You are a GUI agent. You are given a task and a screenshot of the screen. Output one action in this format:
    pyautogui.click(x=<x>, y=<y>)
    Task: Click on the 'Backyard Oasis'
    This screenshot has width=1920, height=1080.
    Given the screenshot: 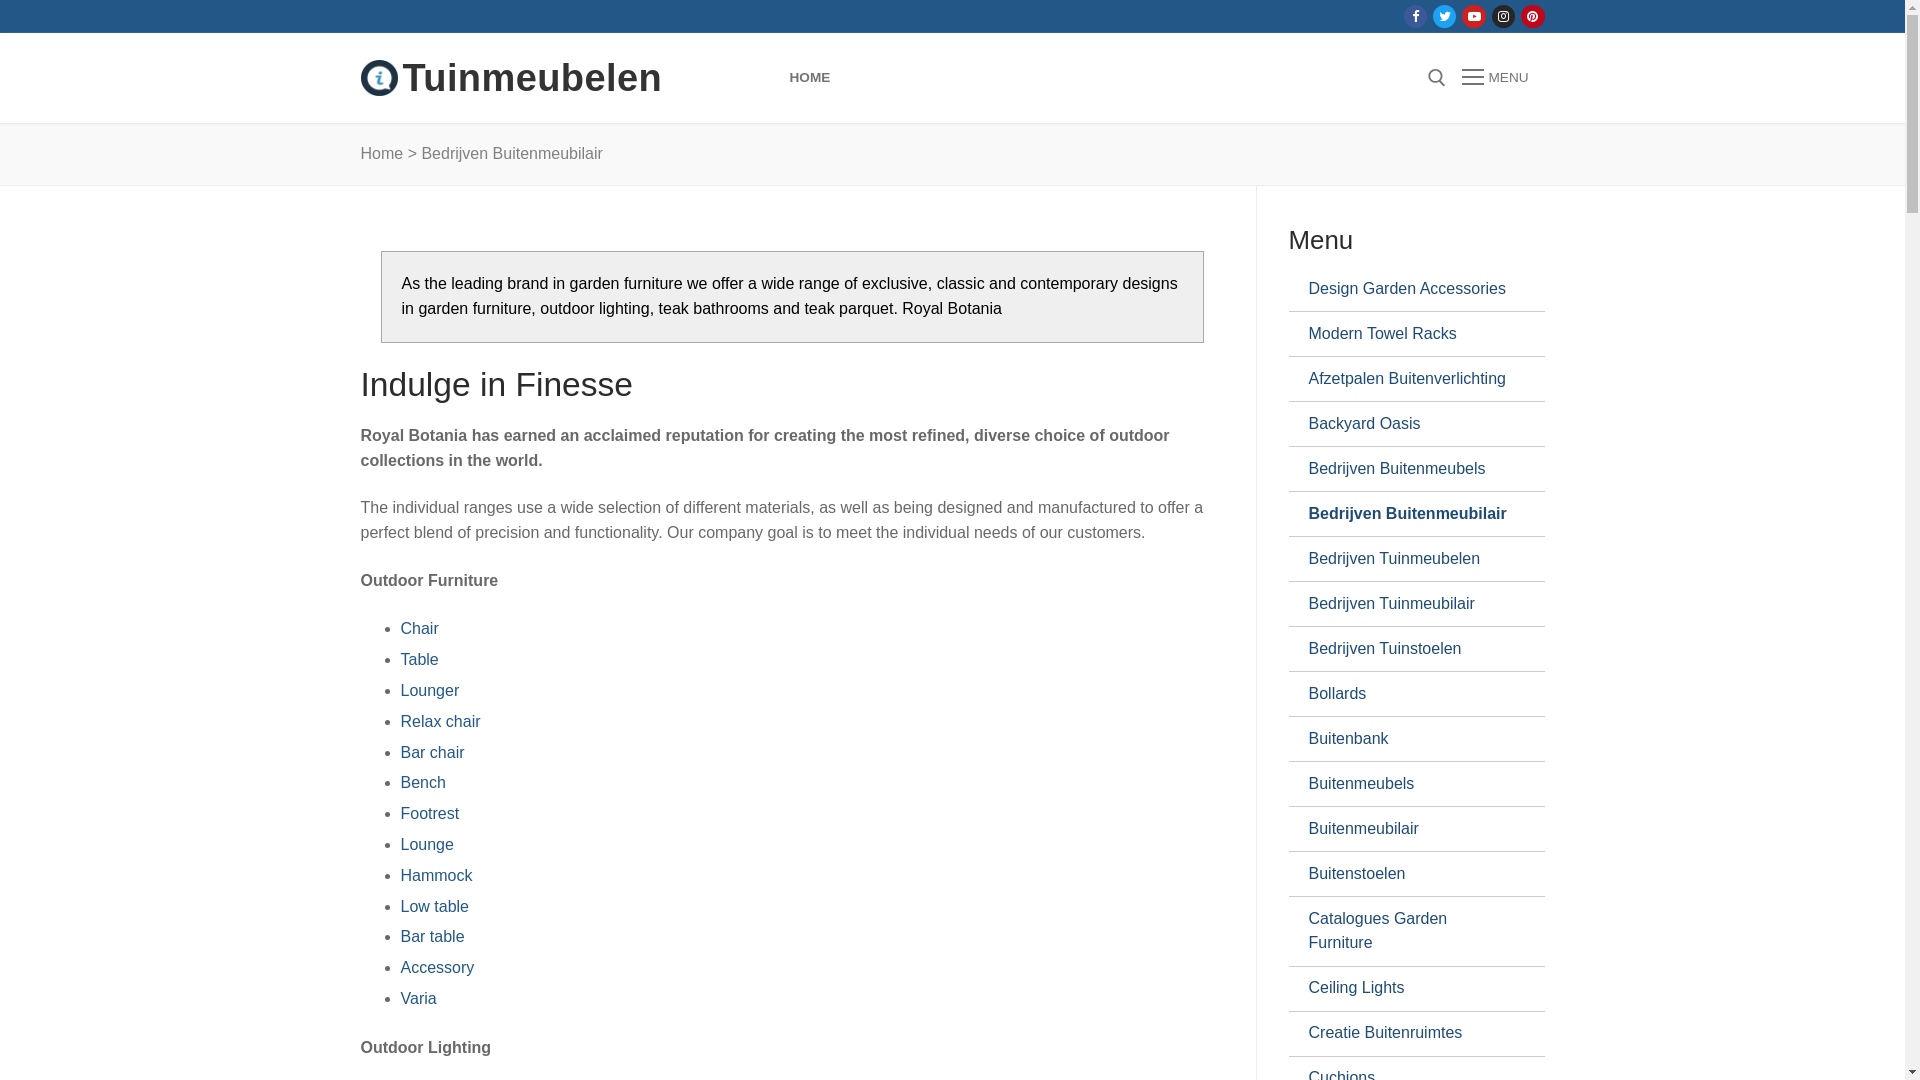 What is the action you would take?
    pyautogui.click(x=1406, y=423)
    